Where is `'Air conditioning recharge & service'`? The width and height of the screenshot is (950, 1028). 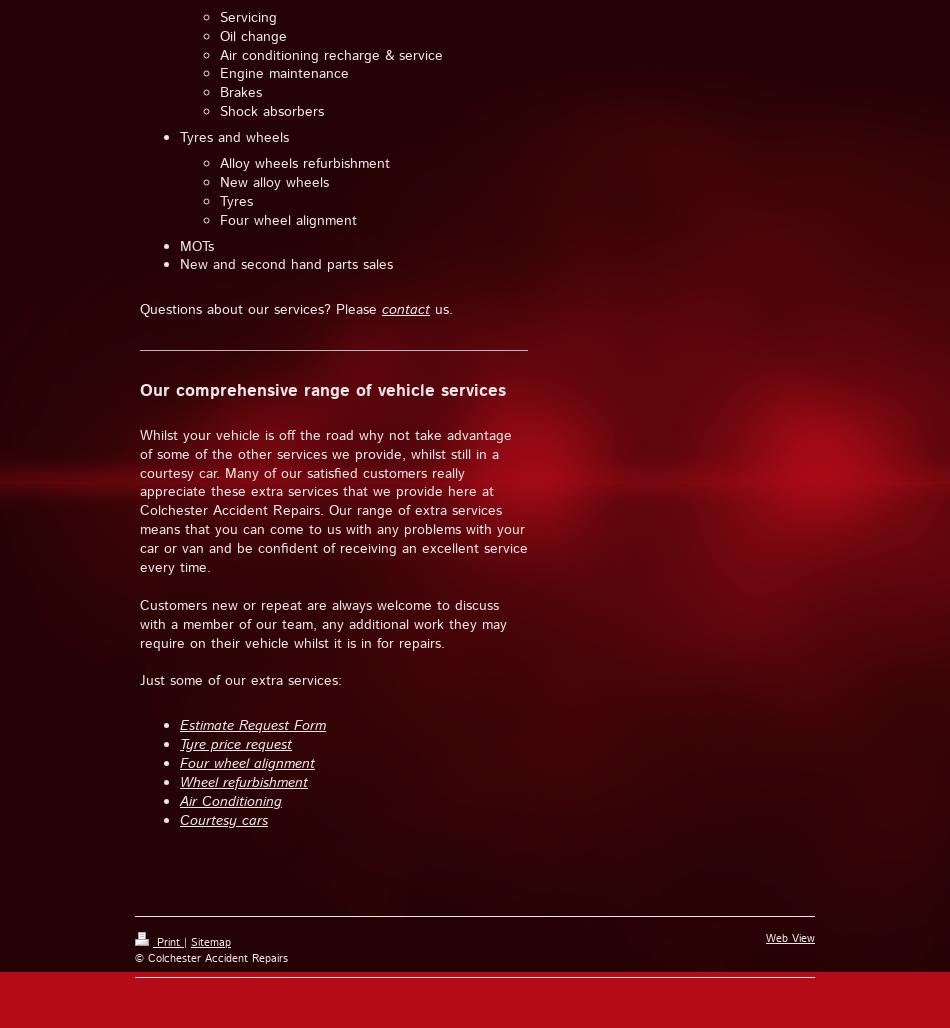 'Air conditioning recharge & service' is located at coordinates (330, 54).